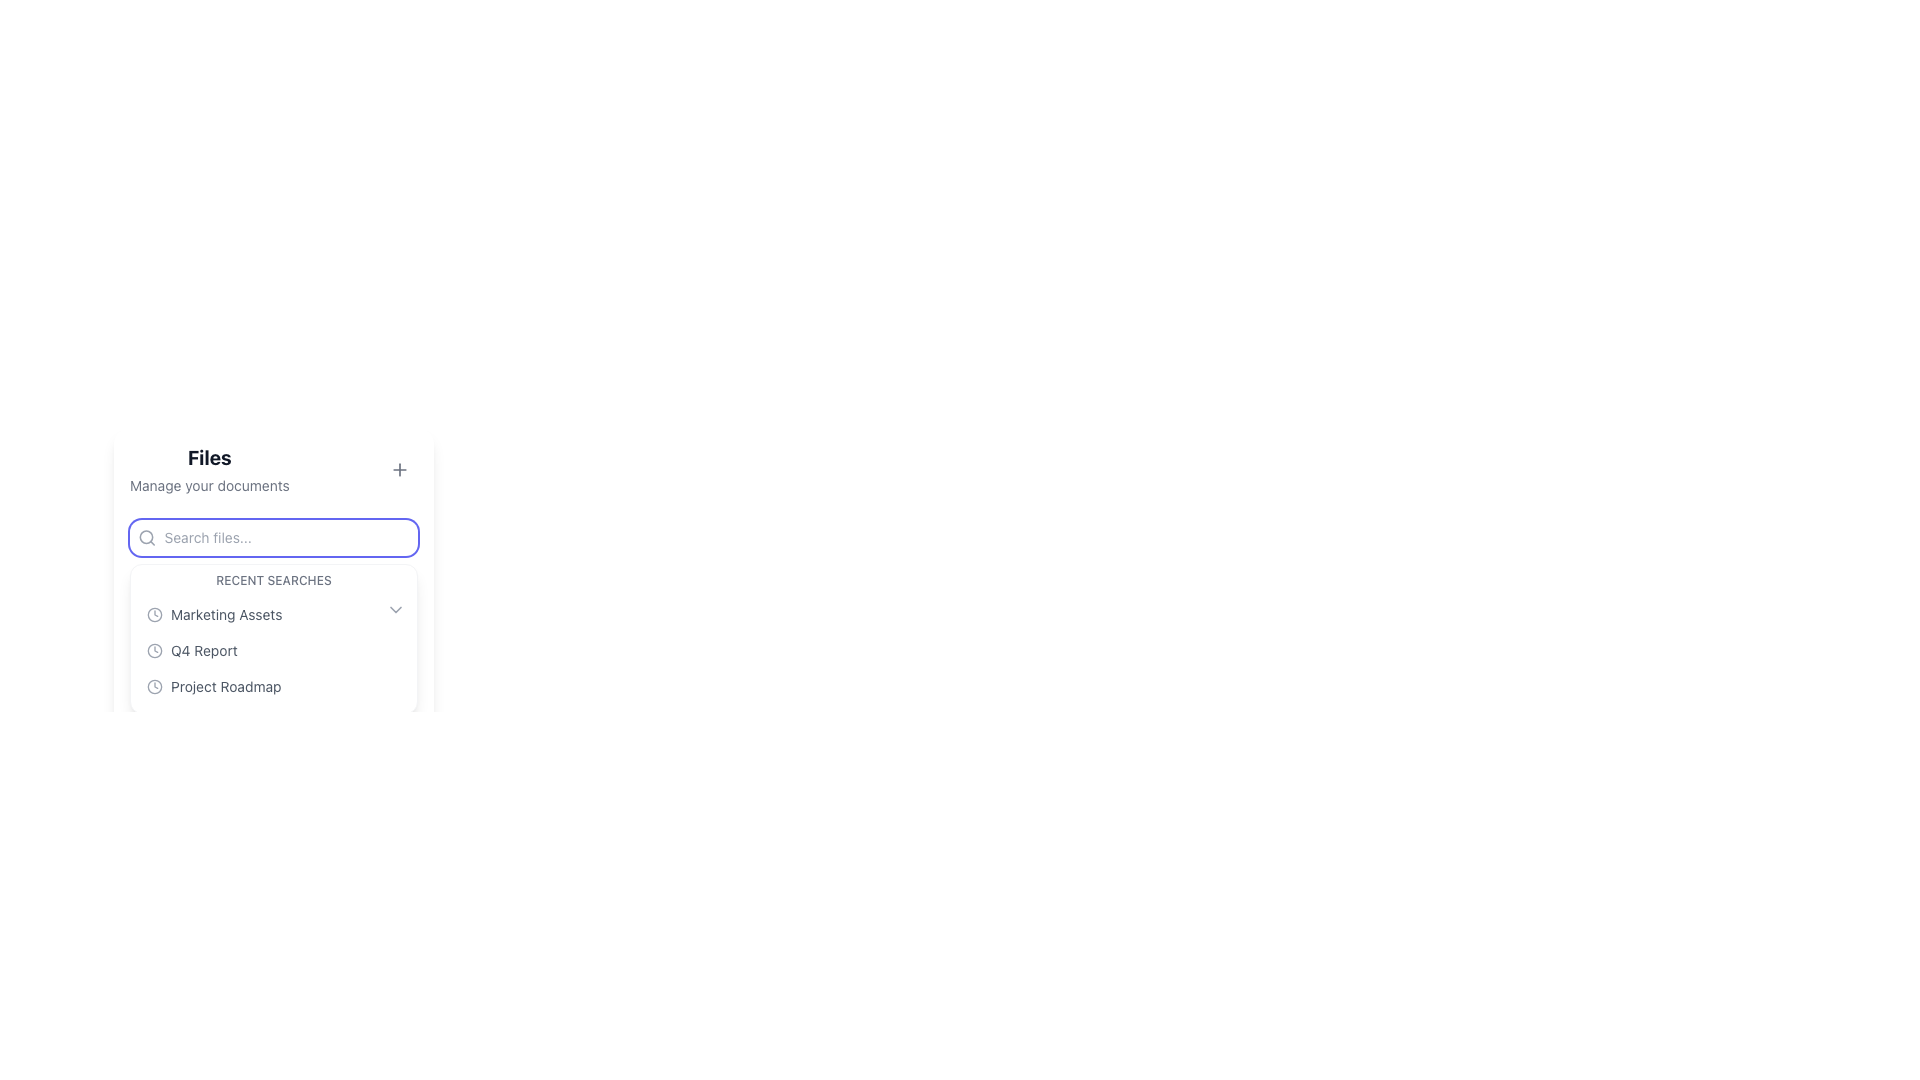  I want to click on the 'Add' or 'Create' button located at the top-right corner of the 'Files' section, adjacent to the text 'Manage your documents', so click(399, 470).